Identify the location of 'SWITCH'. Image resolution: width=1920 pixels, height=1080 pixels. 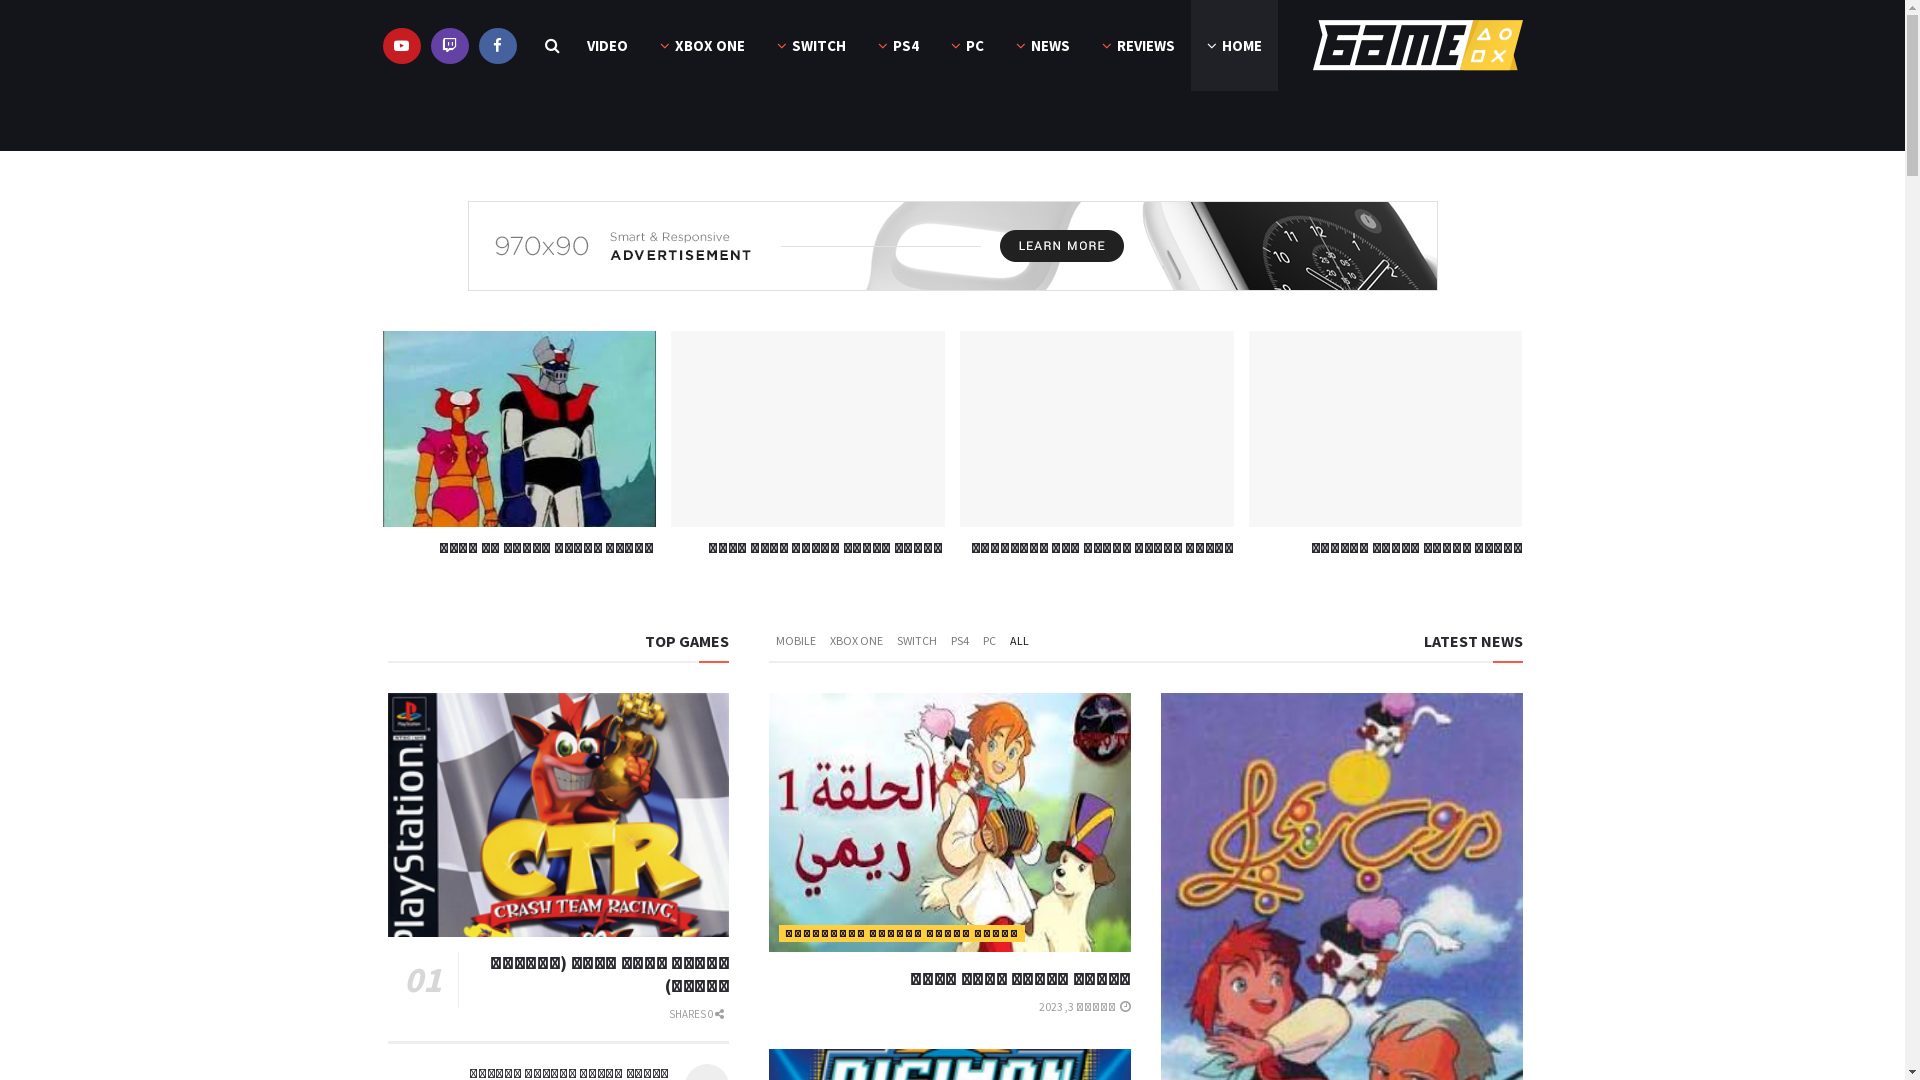
(810, 45).